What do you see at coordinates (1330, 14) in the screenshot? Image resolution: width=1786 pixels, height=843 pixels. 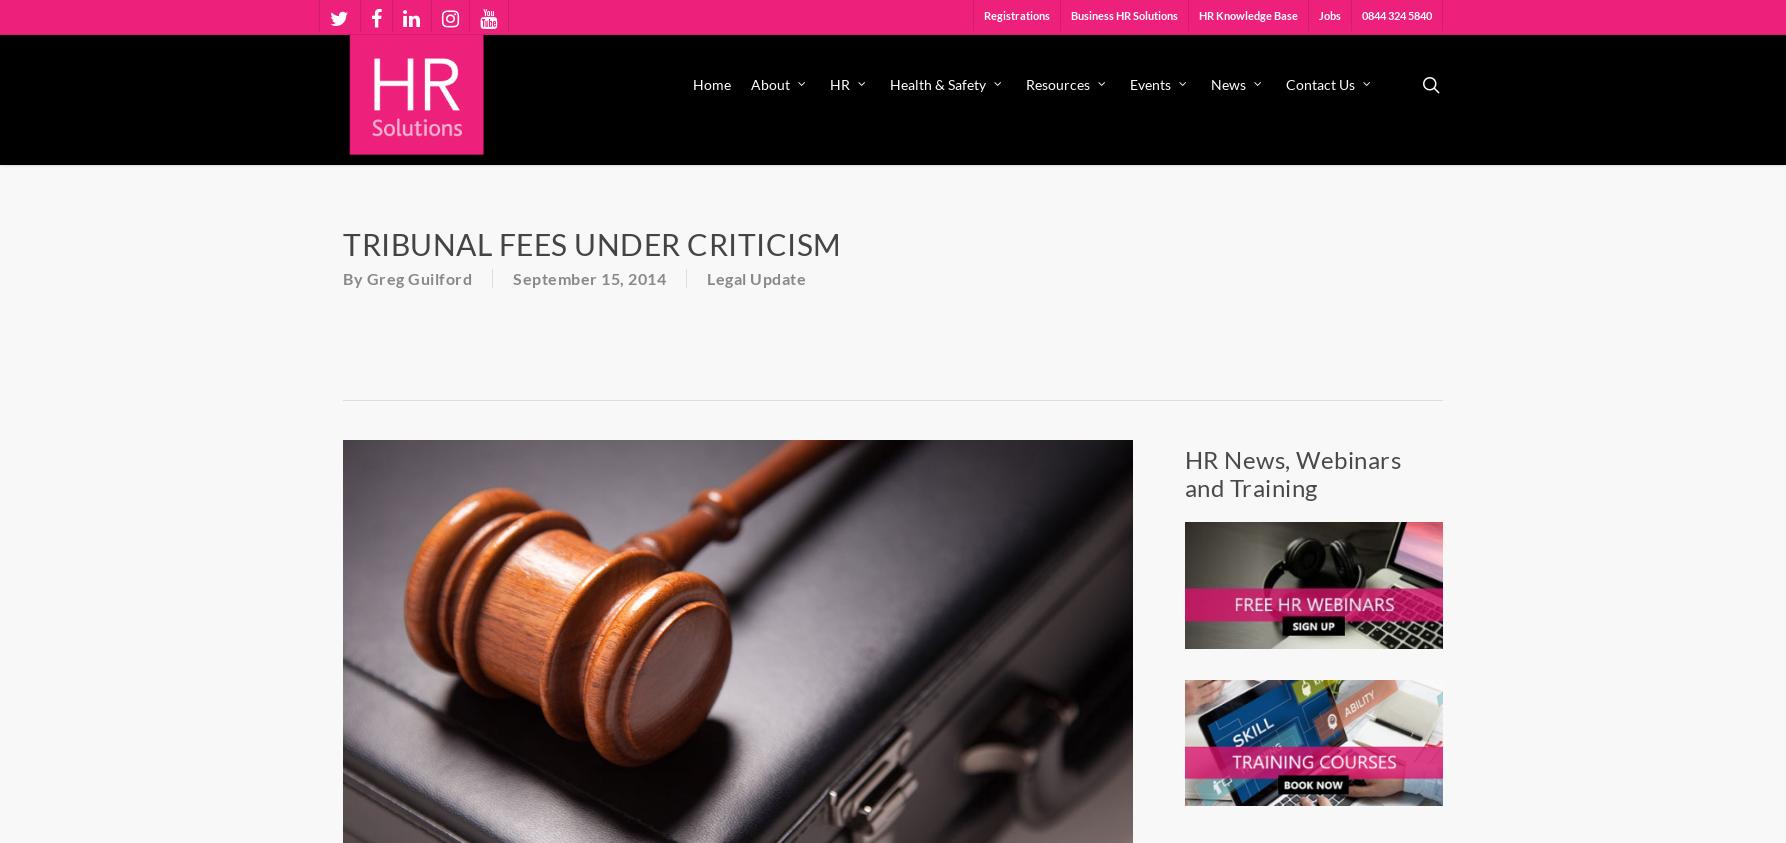 I see `'Jobs'` at bounding box center [1330, 14].